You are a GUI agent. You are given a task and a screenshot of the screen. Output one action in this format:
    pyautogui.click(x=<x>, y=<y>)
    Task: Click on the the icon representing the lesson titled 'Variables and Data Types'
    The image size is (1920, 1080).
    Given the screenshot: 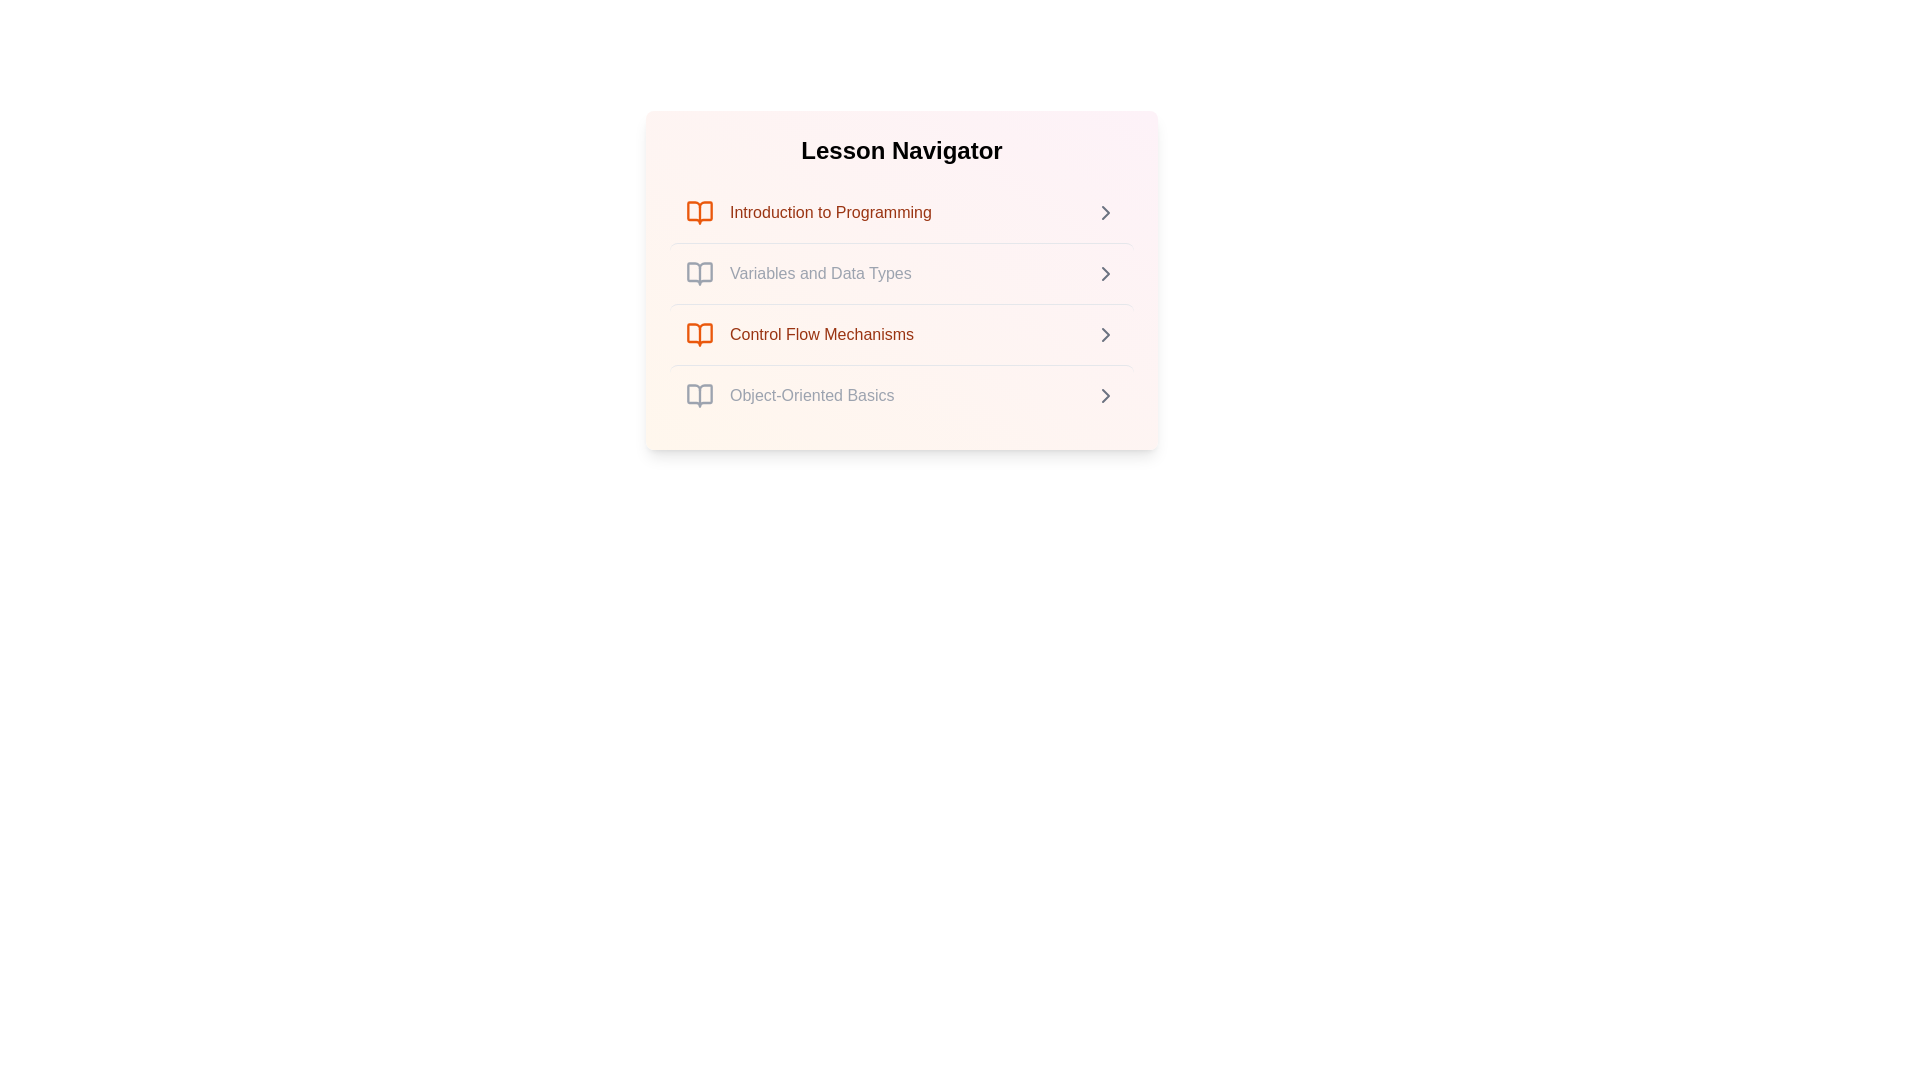 What is the action you would take?
    pyautogui.click(x=700, y=273)
    